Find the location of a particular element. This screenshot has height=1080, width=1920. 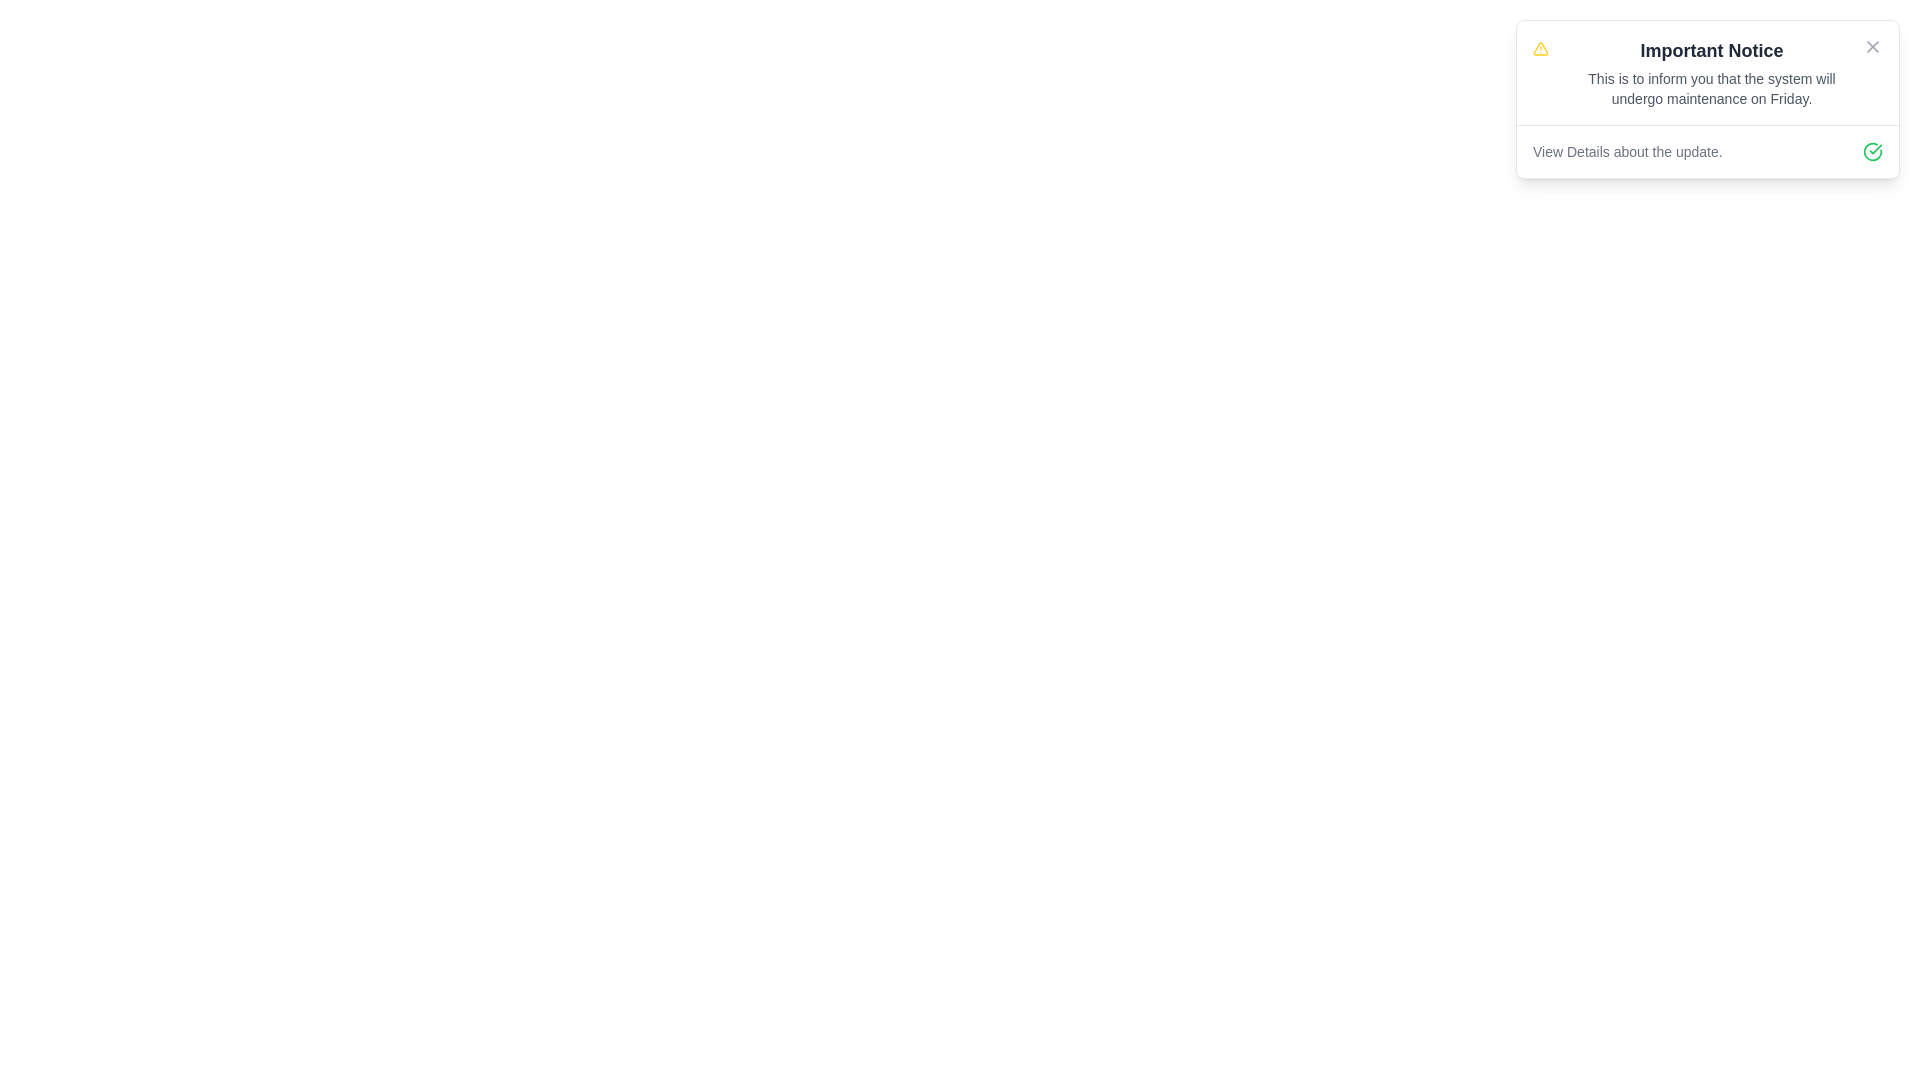

the yellow triangle warning icon located next to the heading 'Important Notice' in the notification box is located at coordinates (1539, 48).